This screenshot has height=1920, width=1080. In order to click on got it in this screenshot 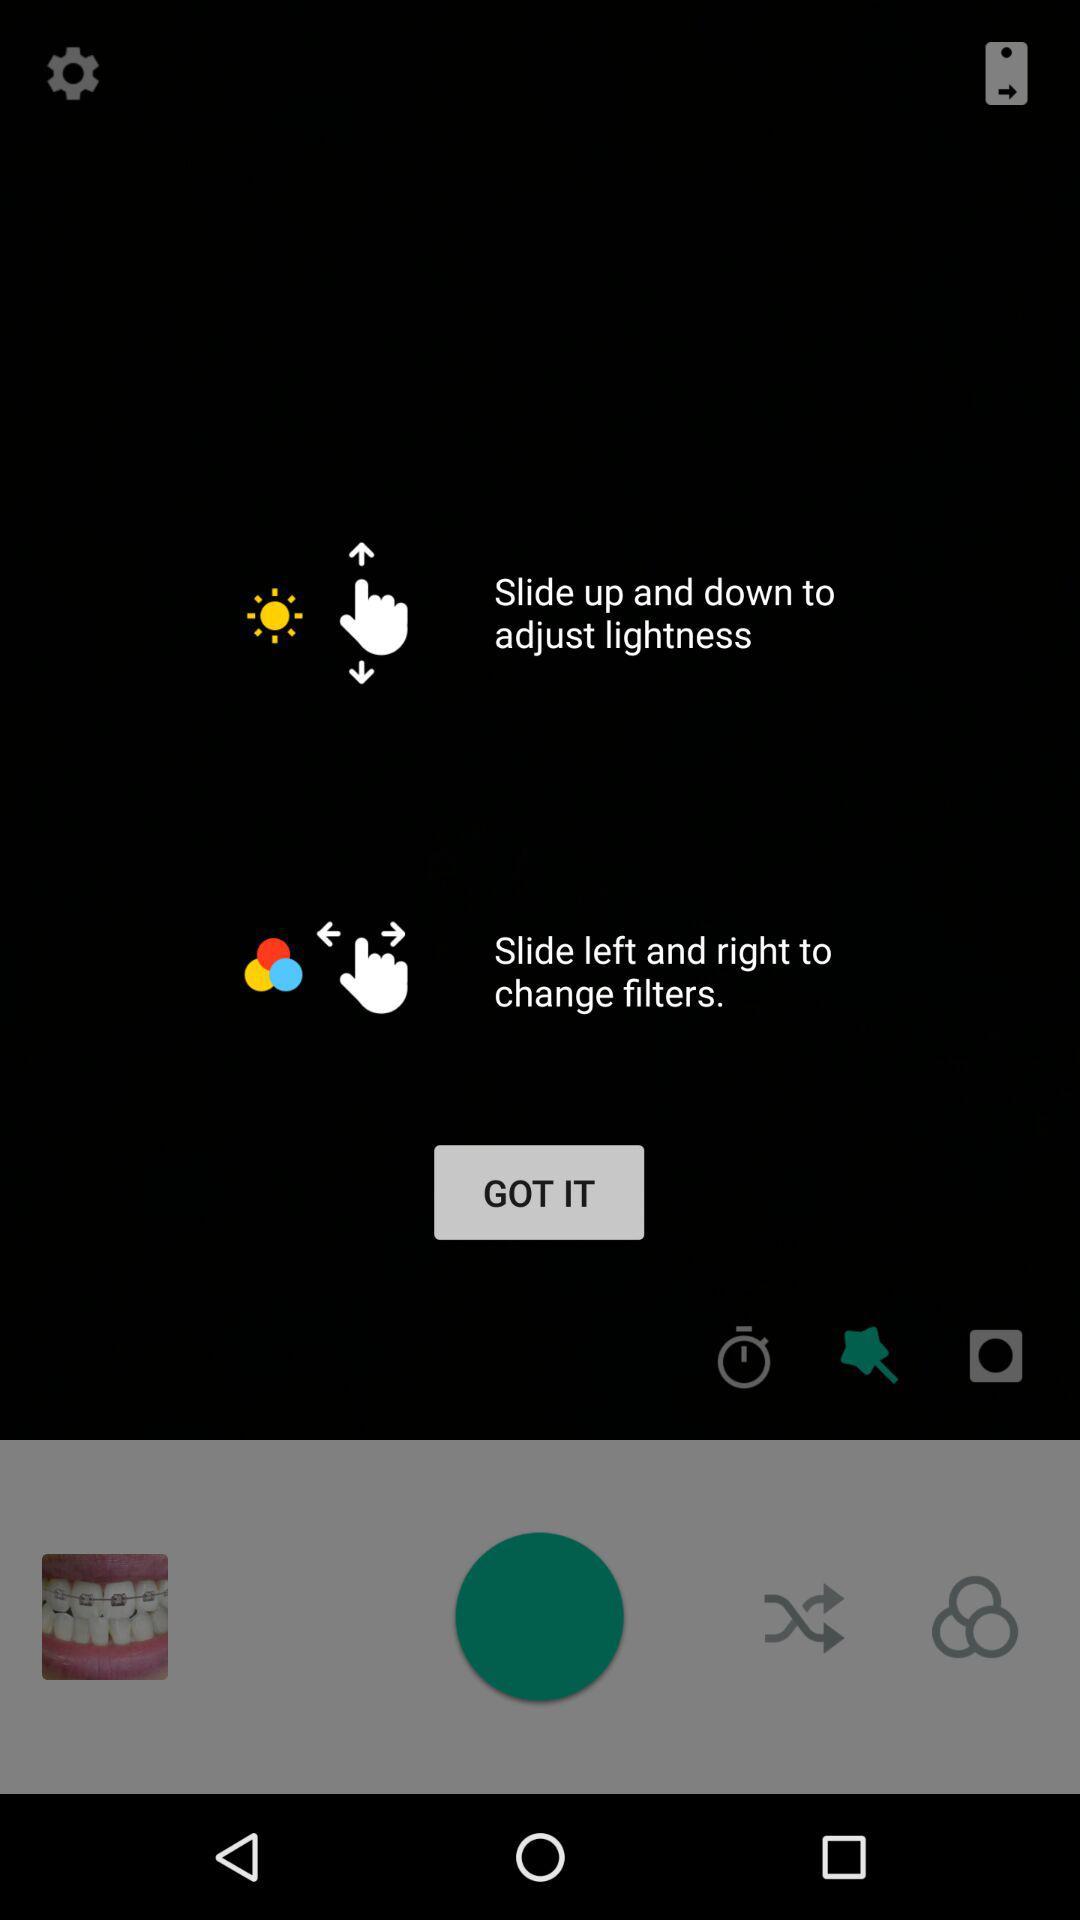, I will do `click(538, 1192)`.